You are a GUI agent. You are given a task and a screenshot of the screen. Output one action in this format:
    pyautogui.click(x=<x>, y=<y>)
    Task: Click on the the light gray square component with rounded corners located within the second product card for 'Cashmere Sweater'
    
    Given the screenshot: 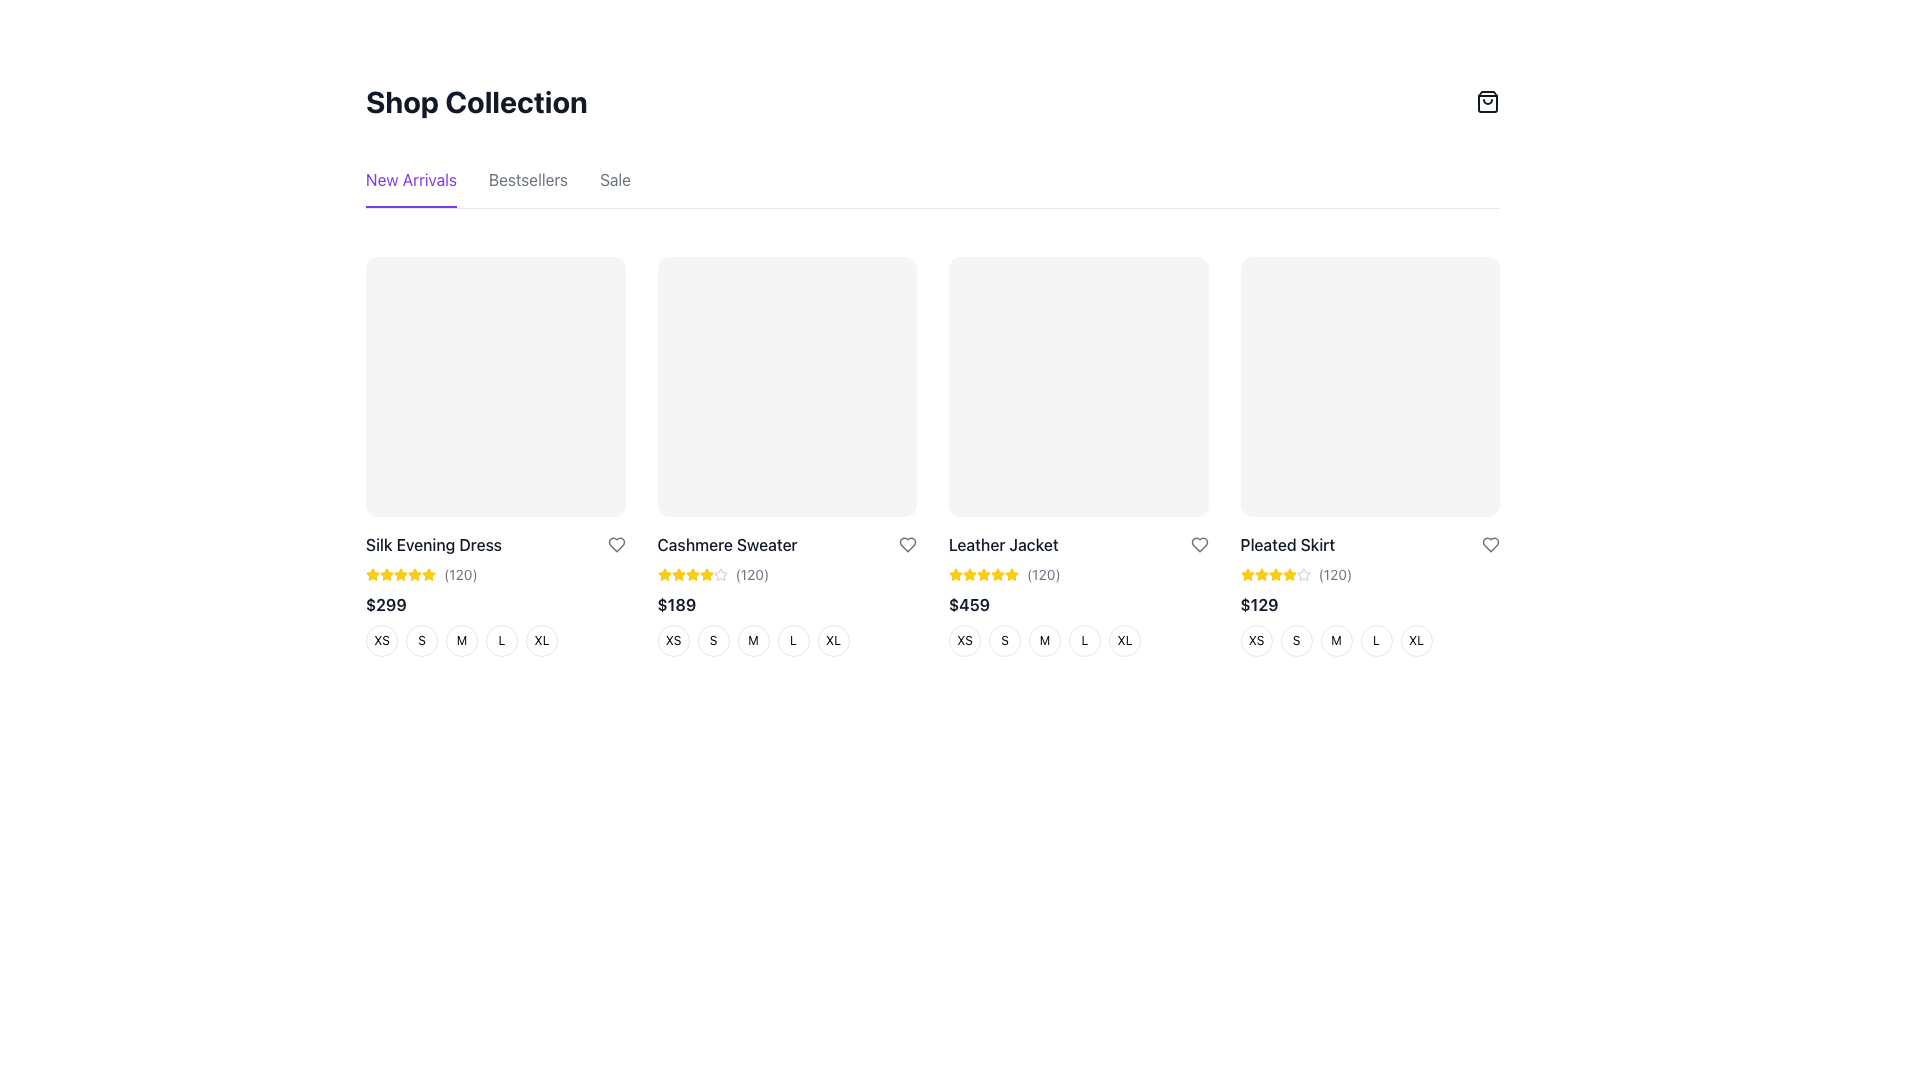 What is the action you would take?
    pyautogui.click(x=786, y=386)
    